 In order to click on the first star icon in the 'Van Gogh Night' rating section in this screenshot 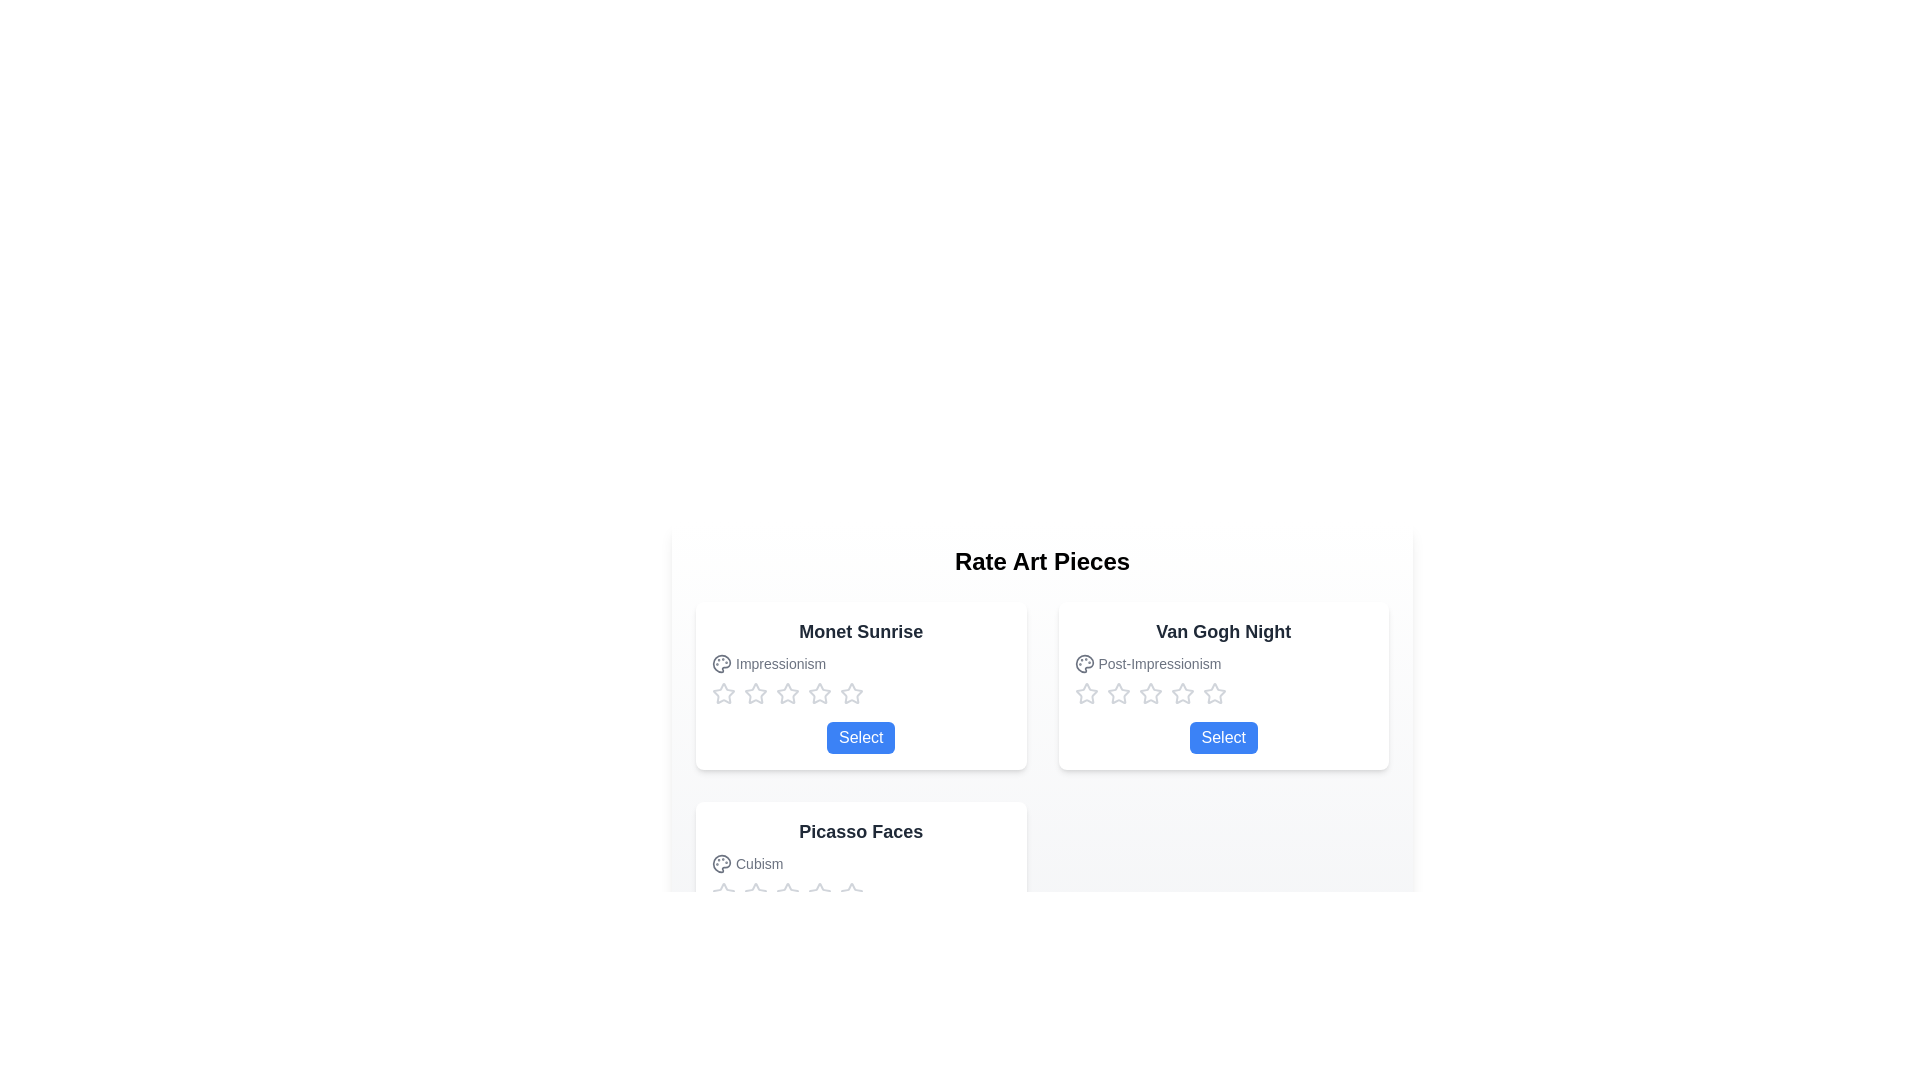, I will do `click(1085, 692)`.